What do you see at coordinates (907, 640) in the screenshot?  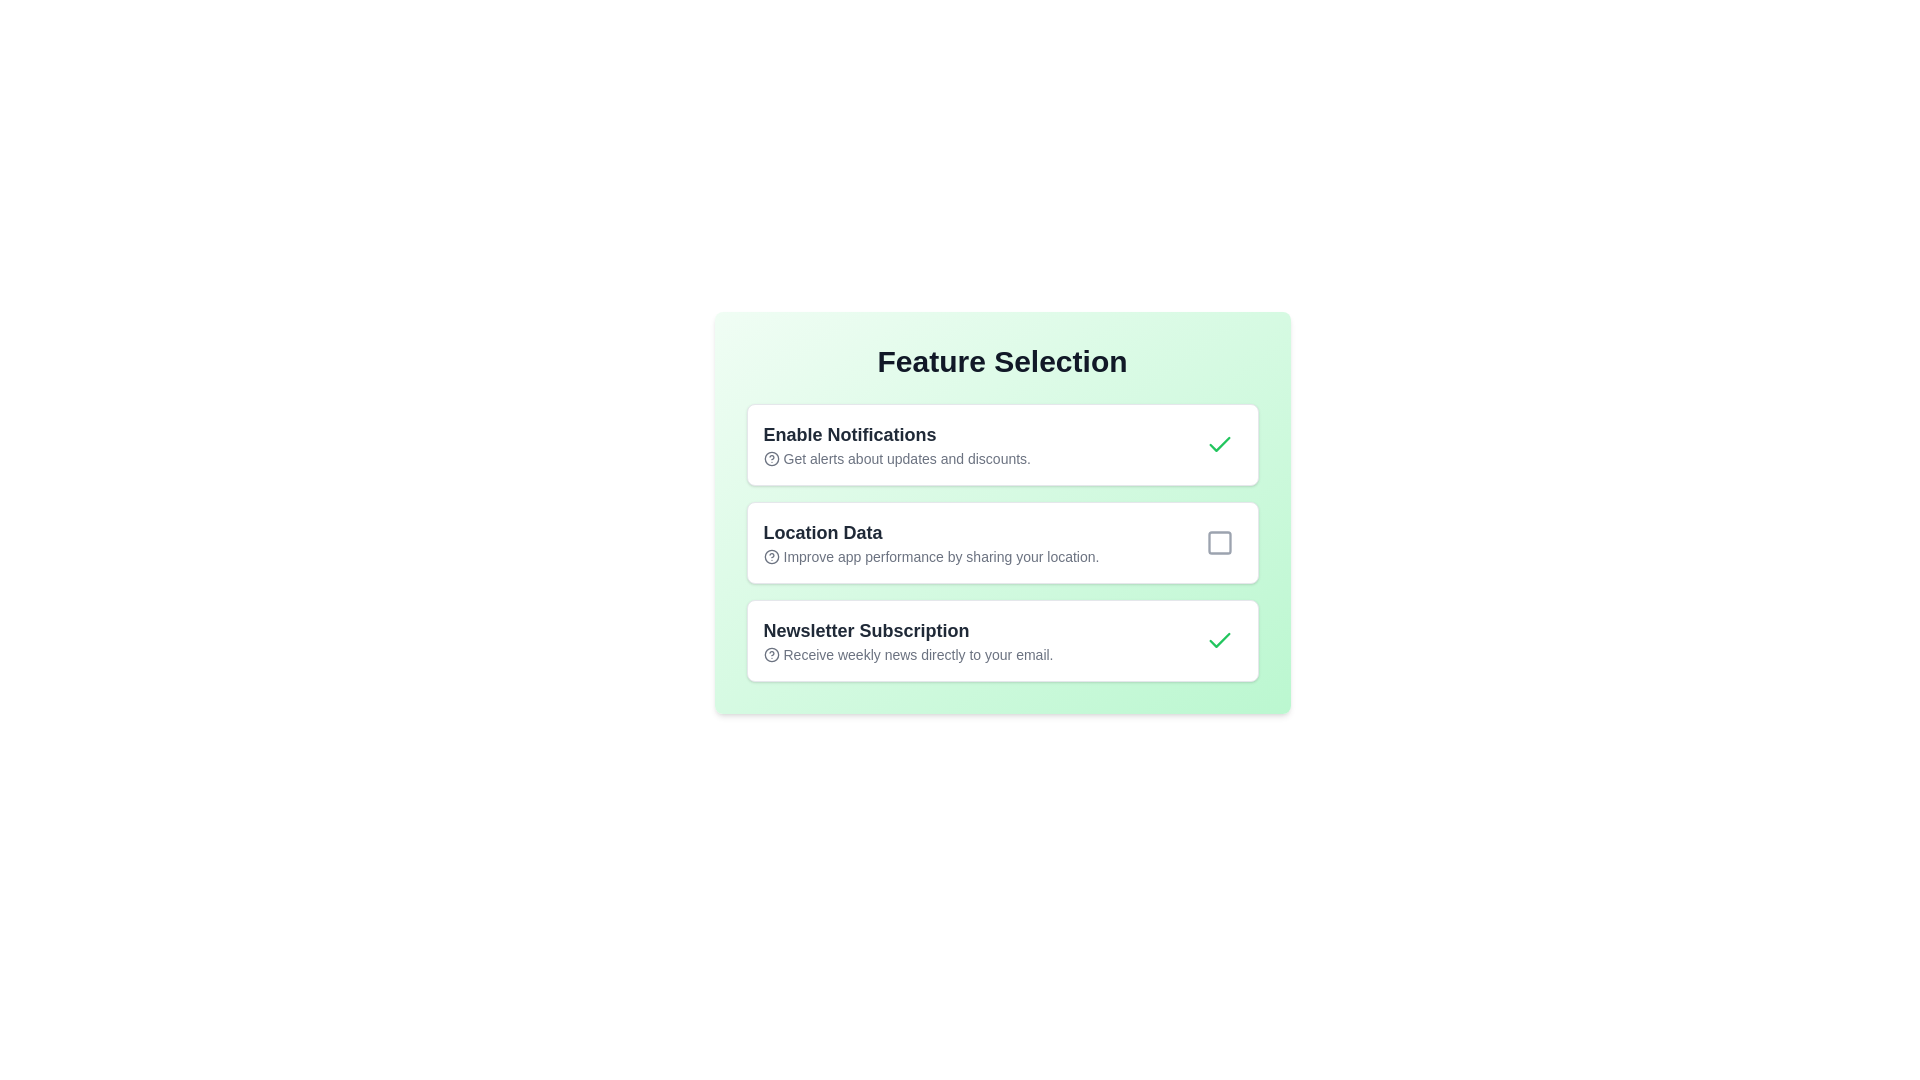 I see `the 'Newsletter Subscription' text display label within the card UI component, which is the third card in a vertical stack and has a green background` at bounding box center [907, 640].